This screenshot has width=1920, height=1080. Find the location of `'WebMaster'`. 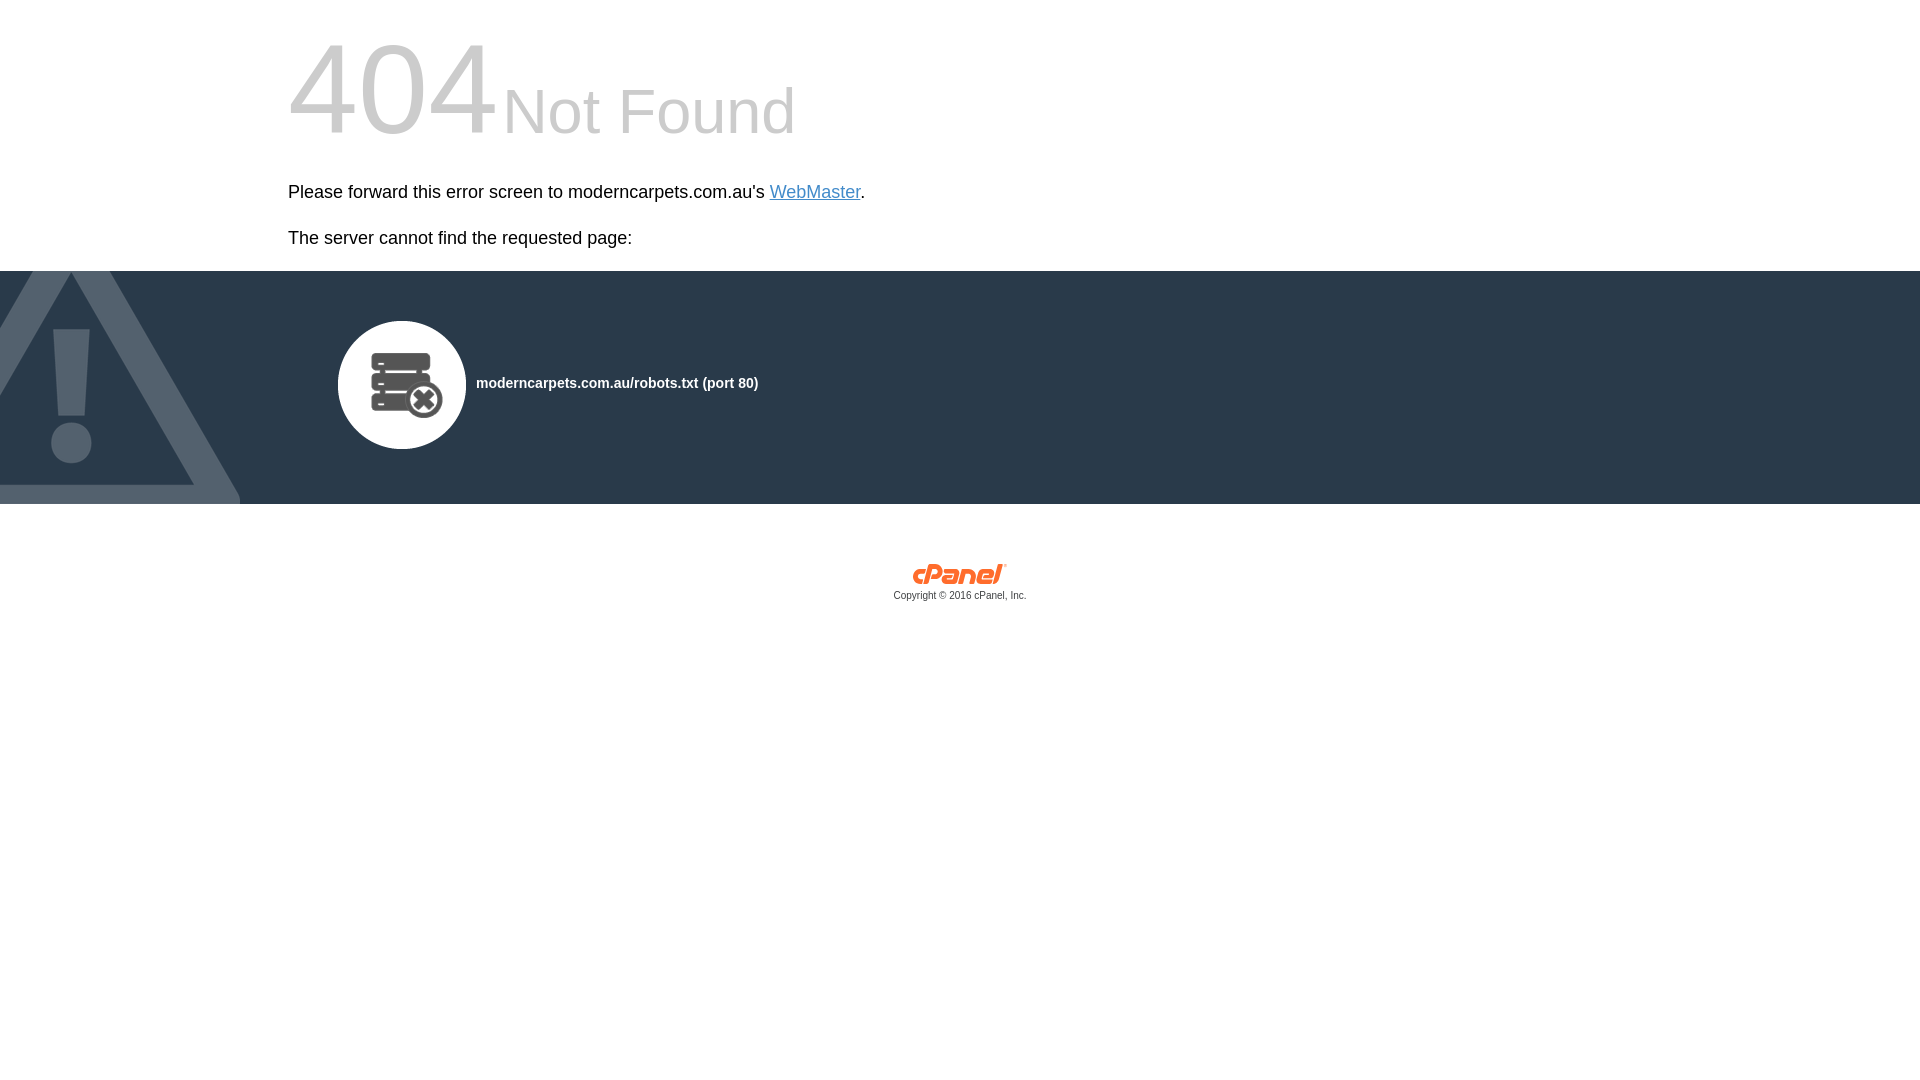

'WebMaster' is located at coordinates (815, 192).